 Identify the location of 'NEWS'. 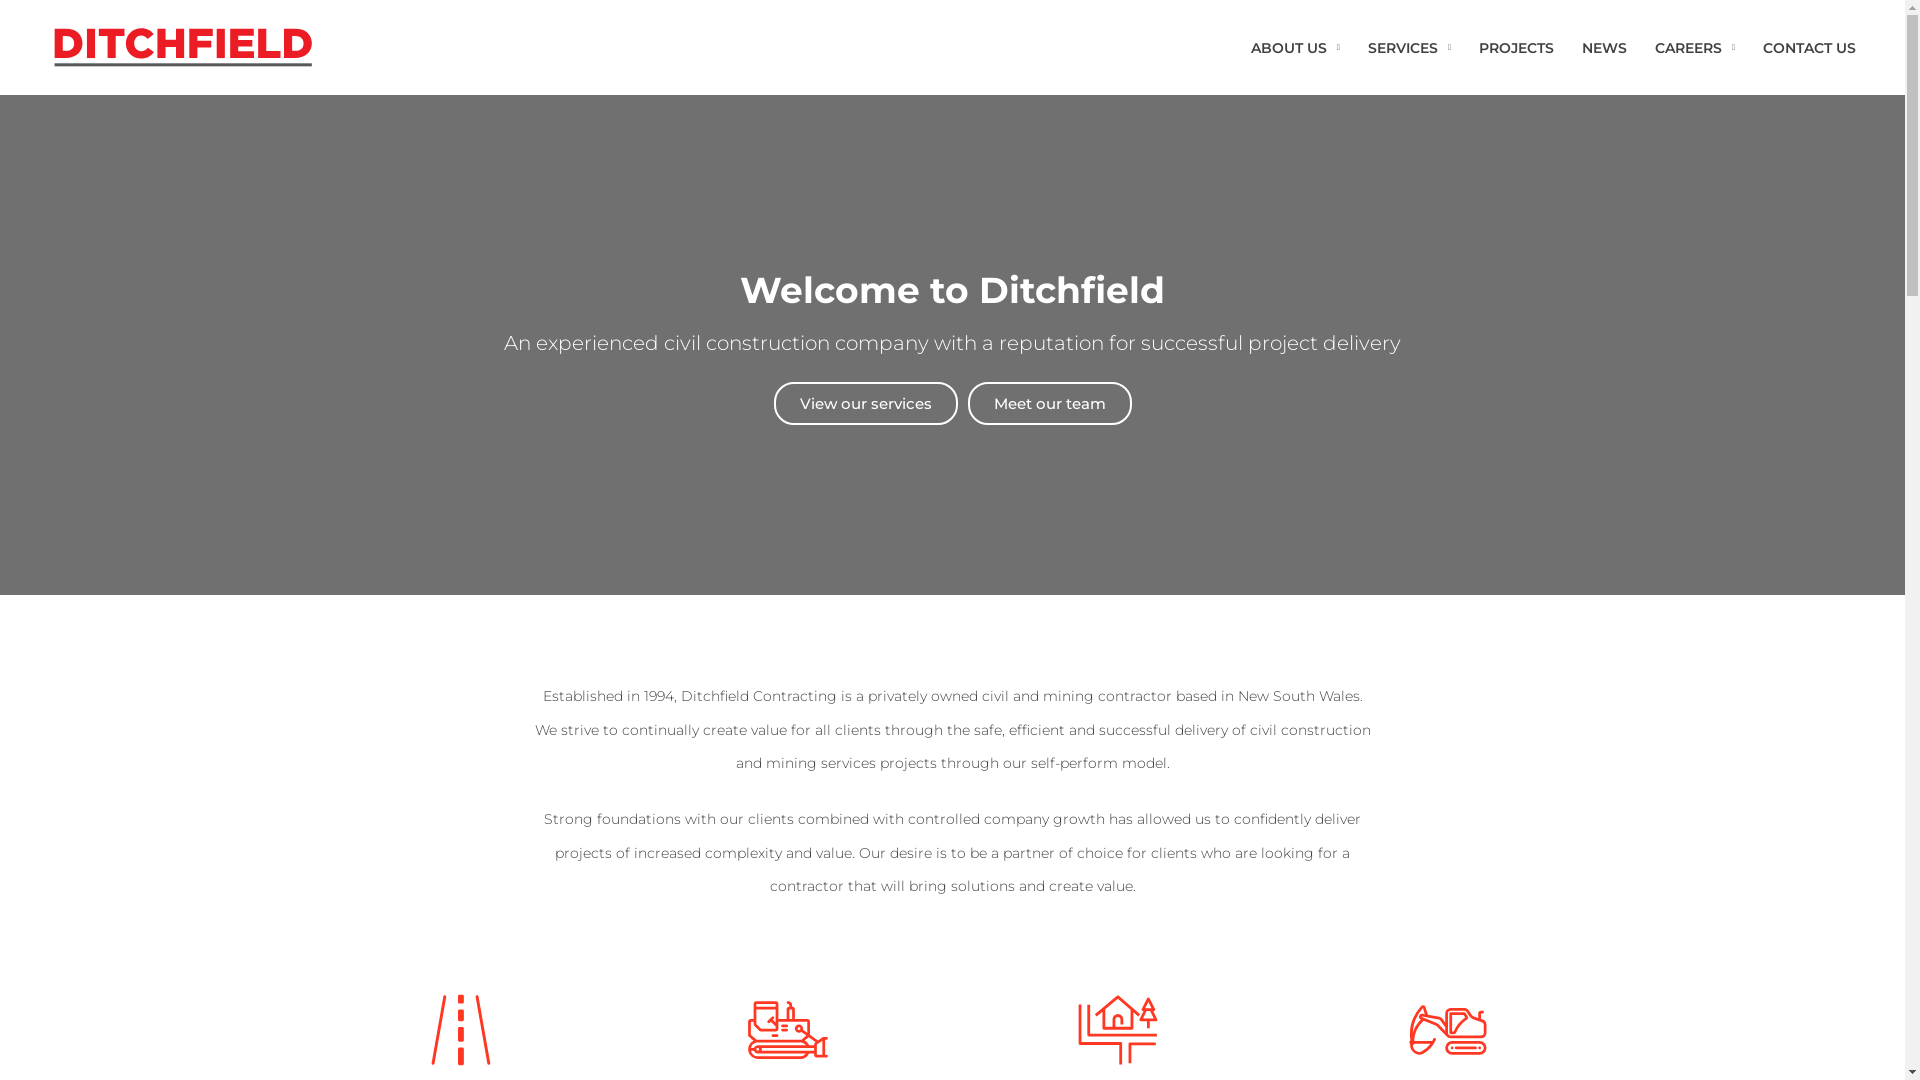
(1567, 46).